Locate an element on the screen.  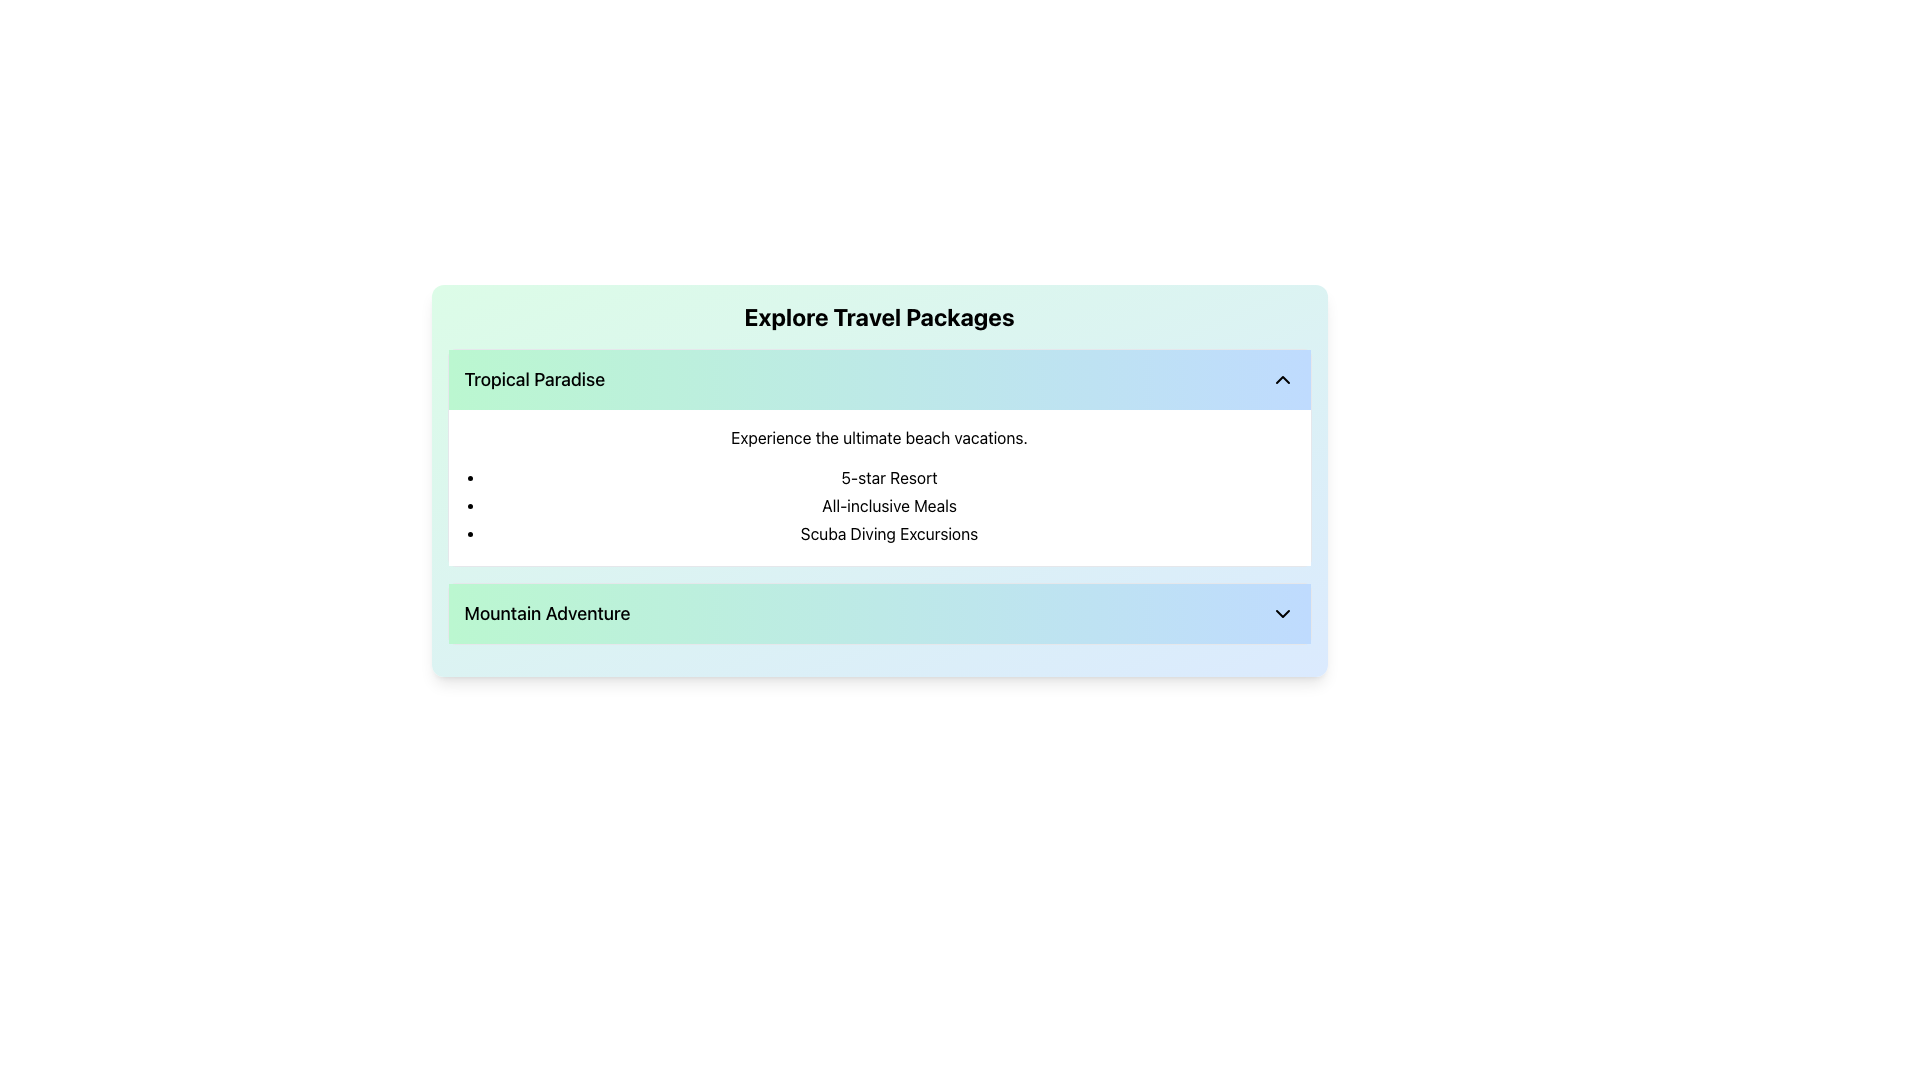
the toggle icon at the right end of the blue gradient bar is located at coordinates (1282, 380).